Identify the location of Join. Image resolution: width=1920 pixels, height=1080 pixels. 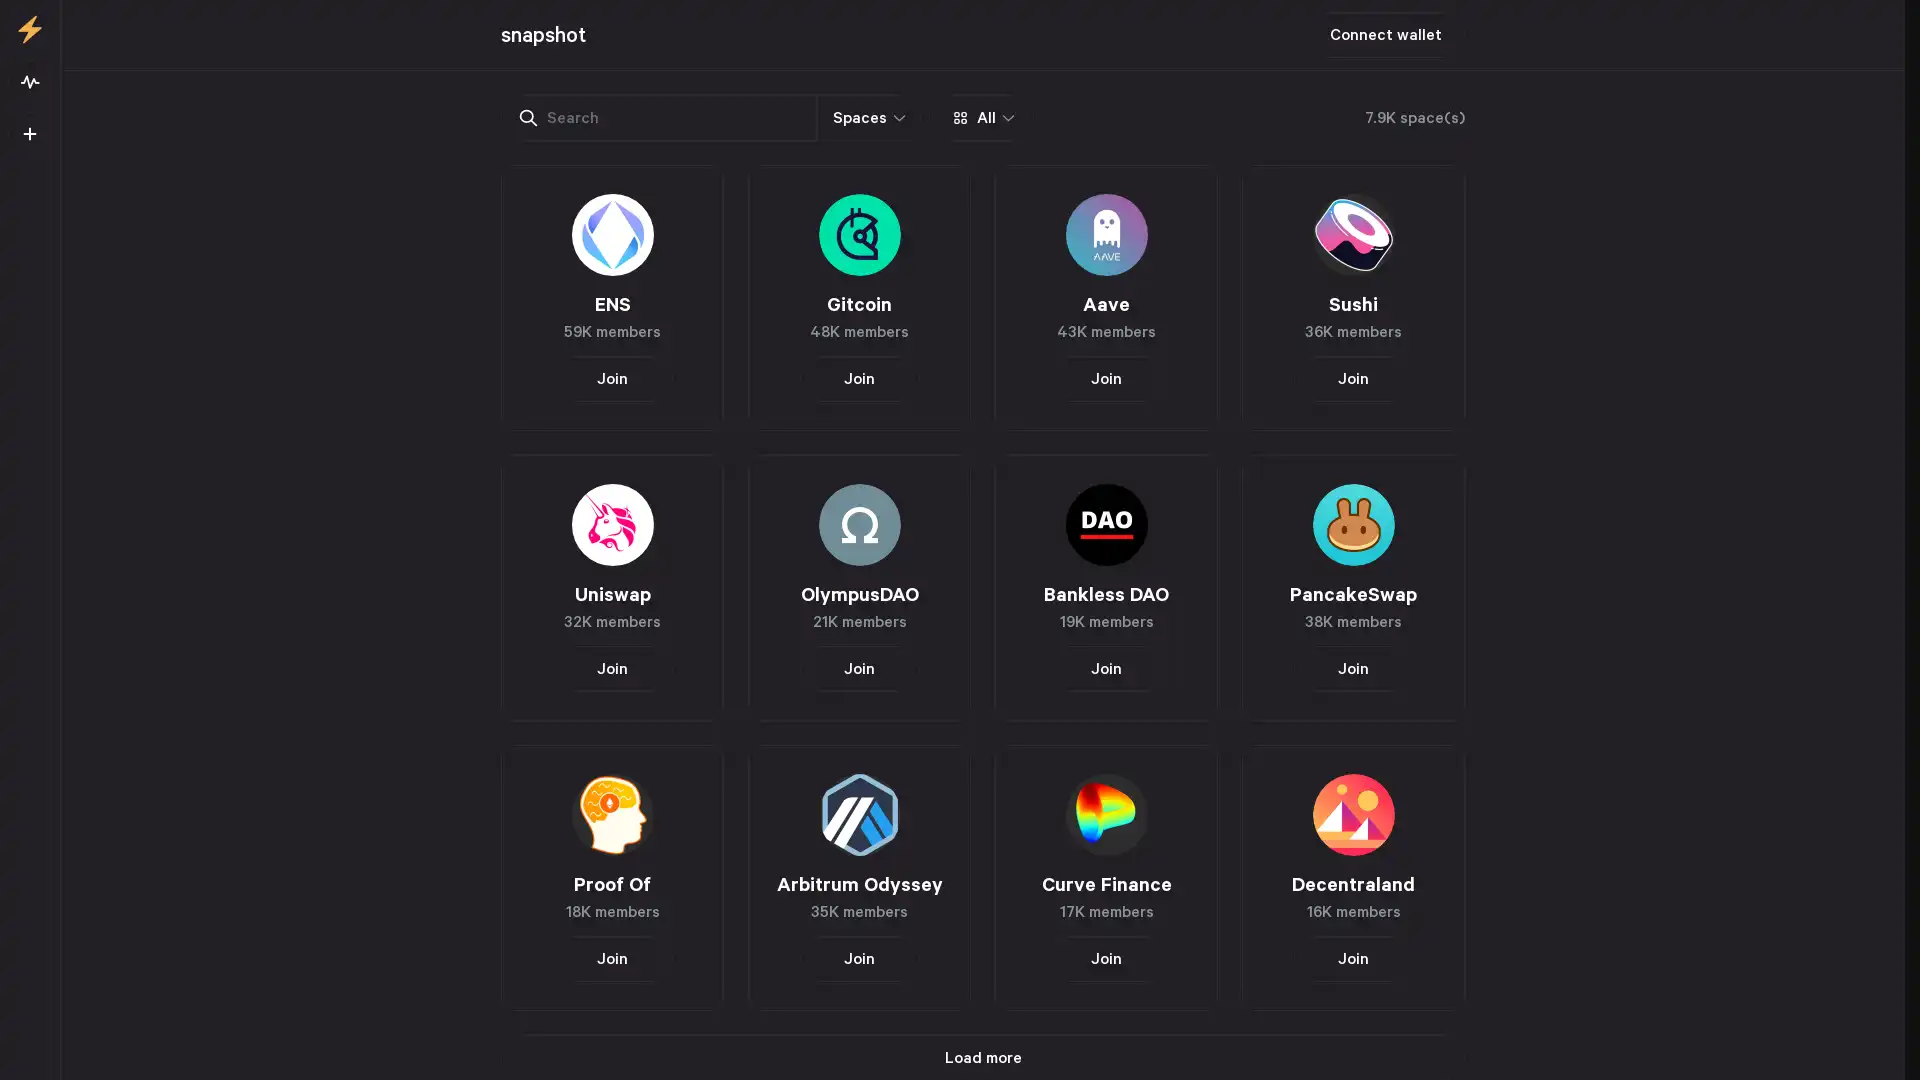
(859, 958).